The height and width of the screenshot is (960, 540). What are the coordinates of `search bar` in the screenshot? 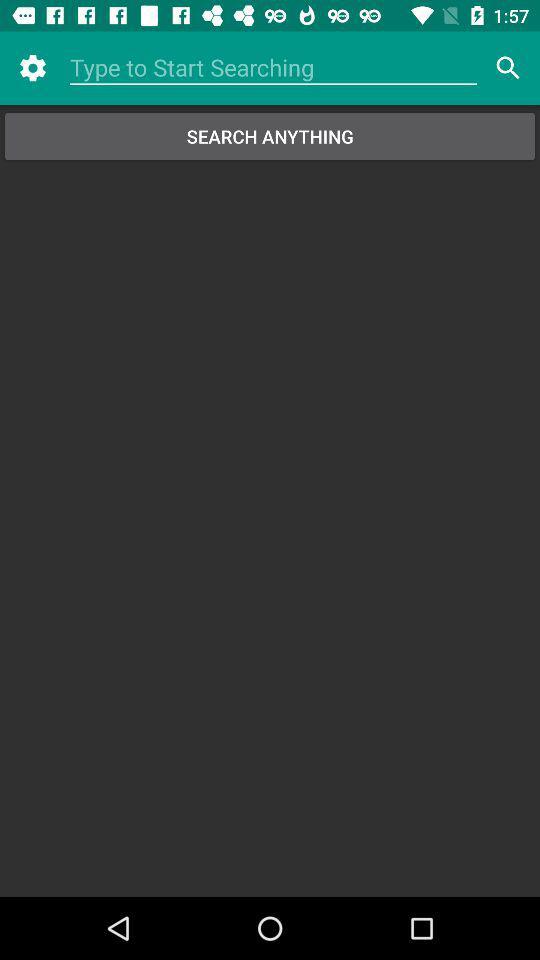 It's located at (272, 68).